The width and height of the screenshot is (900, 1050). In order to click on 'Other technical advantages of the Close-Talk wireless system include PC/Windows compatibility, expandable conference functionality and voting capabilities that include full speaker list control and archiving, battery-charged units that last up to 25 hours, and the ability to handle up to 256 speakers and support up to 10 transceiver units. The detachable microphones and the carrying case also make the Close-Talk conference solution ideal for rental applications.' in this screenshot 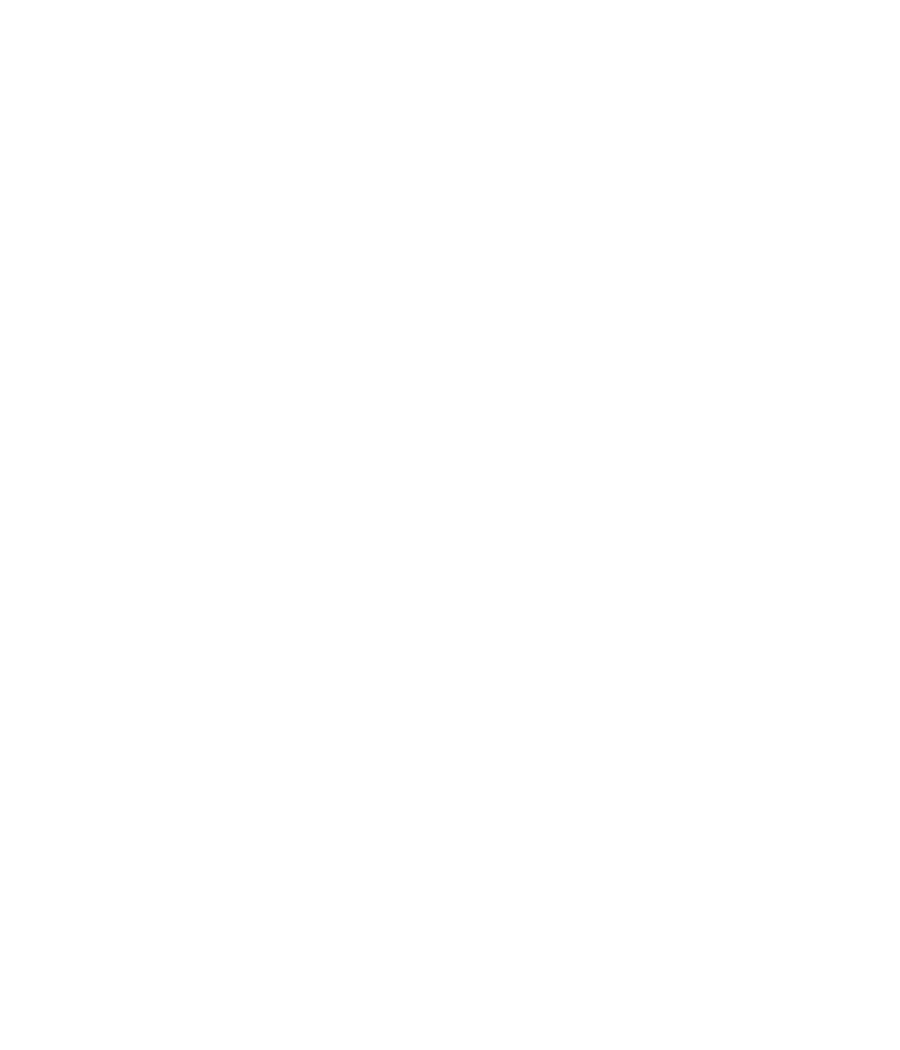, I will do `click(27, 856)`.